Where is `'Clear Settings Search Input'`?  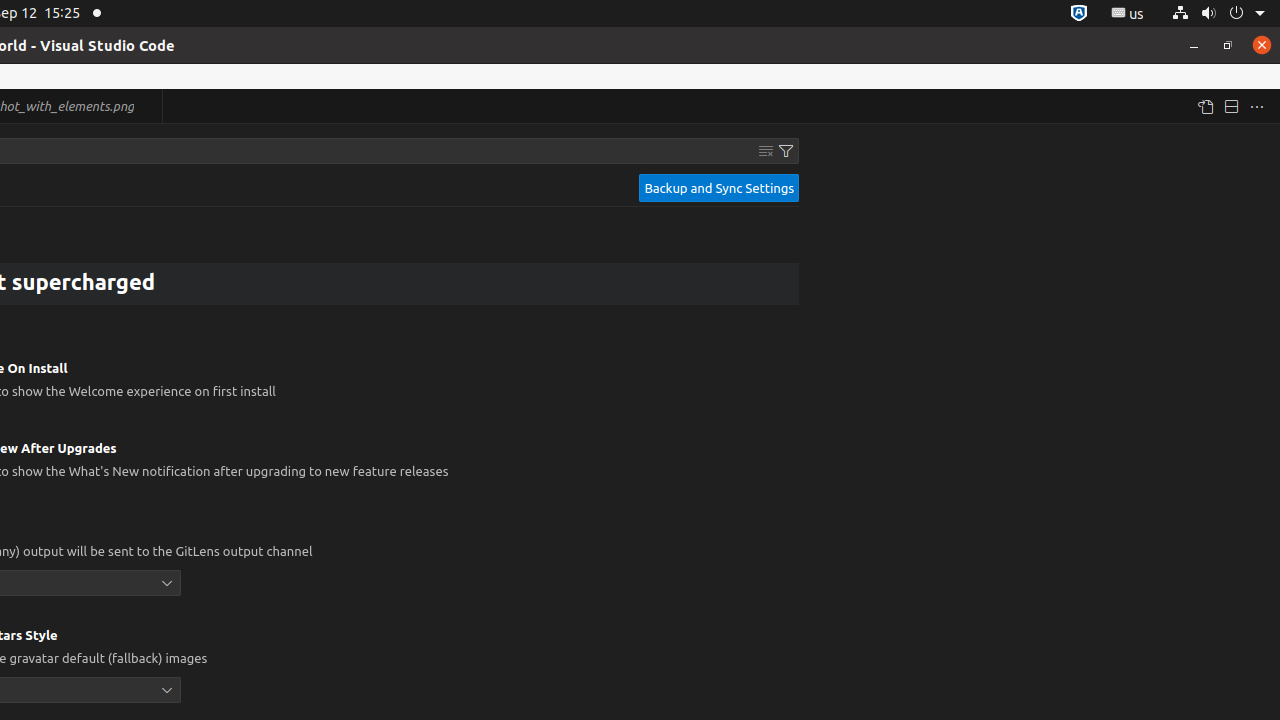 'Clear Settings Search Input' is located at coordinates (764, 149).